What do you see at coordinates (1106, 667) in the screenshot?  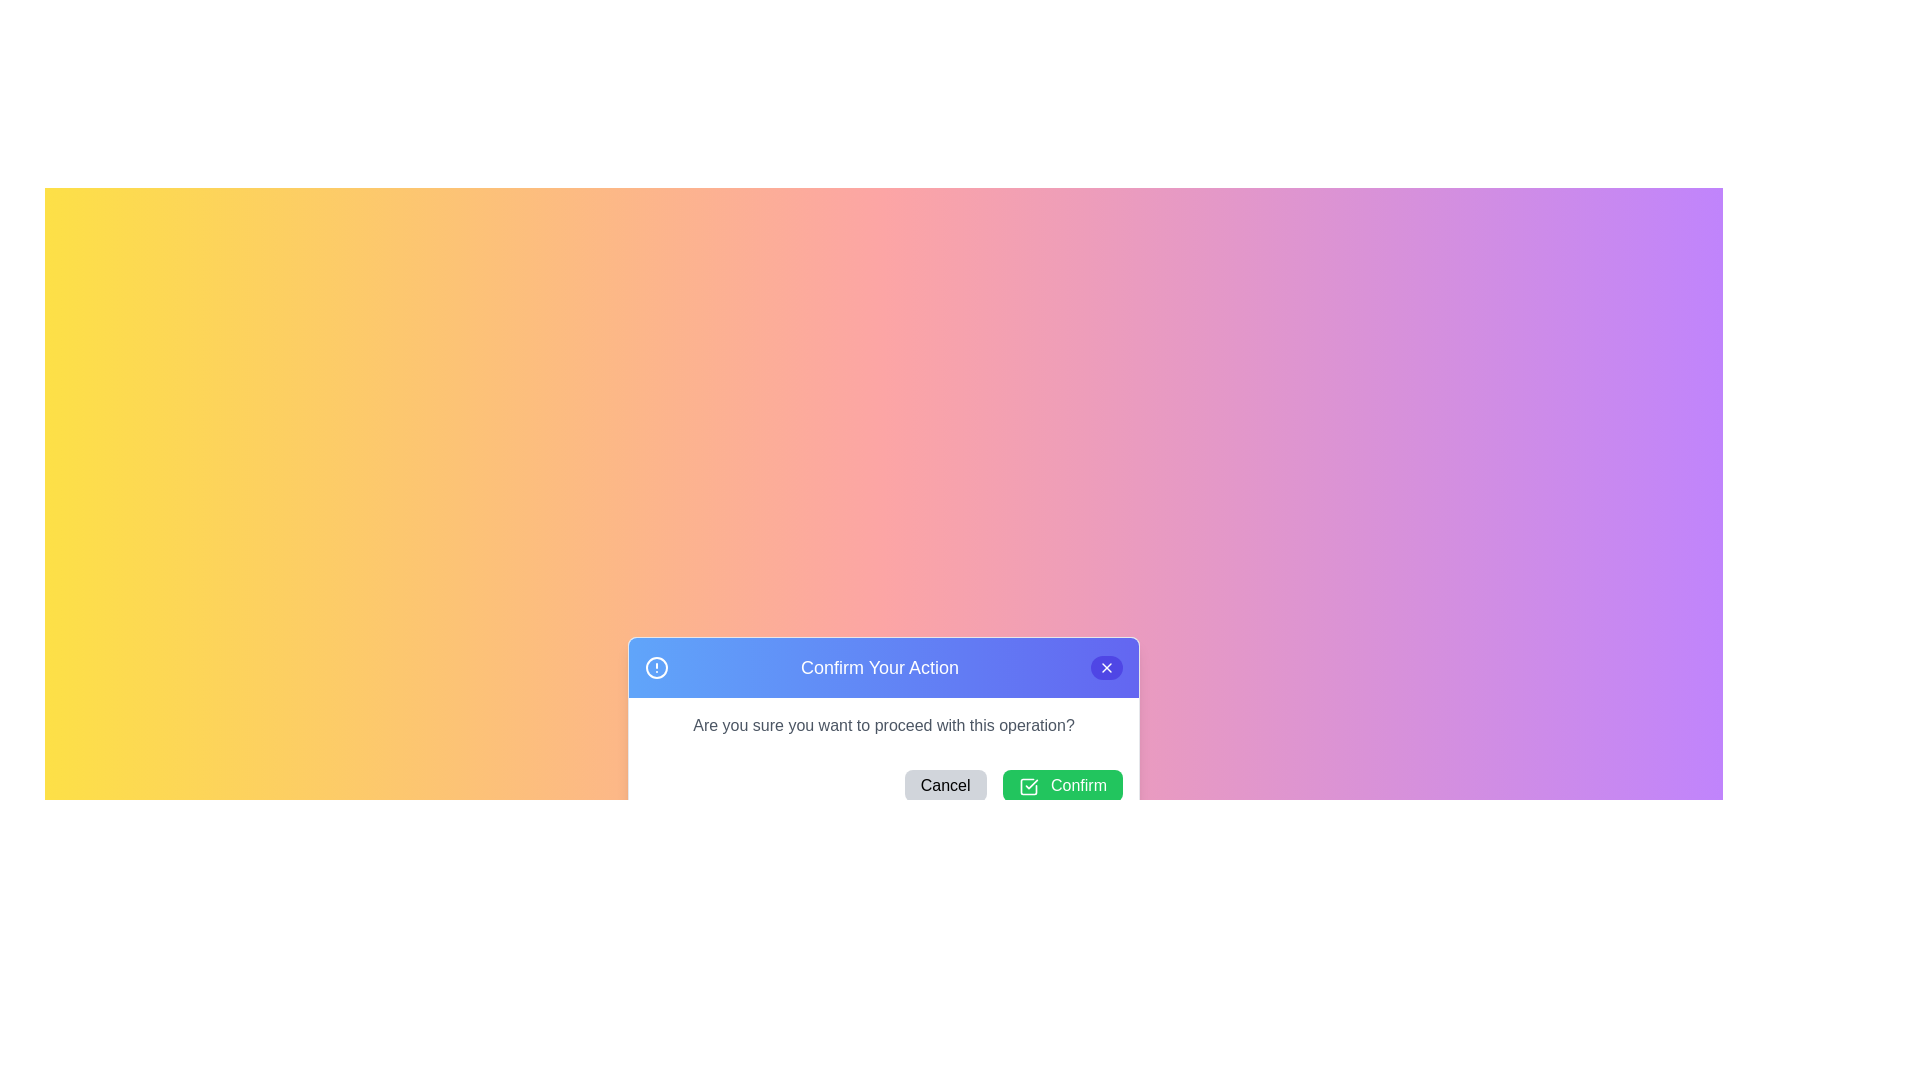 I see `the close button represented by an 'X' shaped SVG graphic located at the top-right corner of the modal window` at bounding box center [1106, 667].